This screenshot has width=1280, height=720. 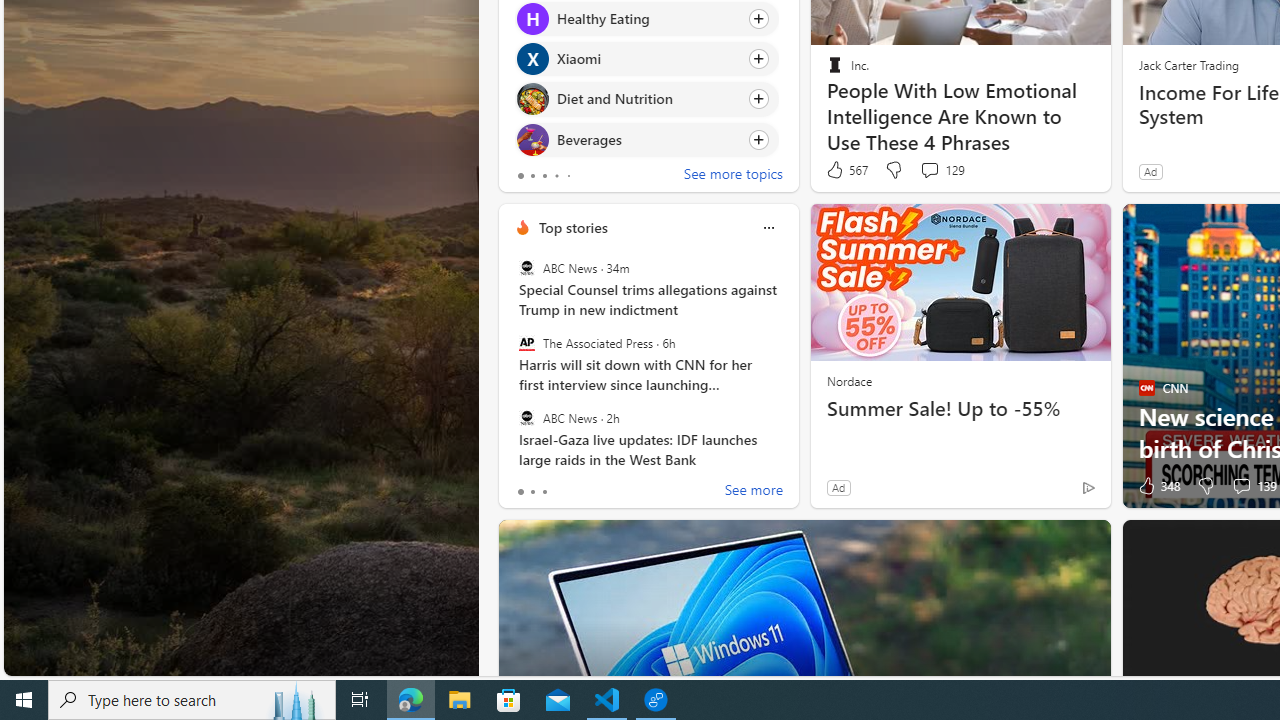 I want to click on 'tab-2', so click(x=544, y=492).